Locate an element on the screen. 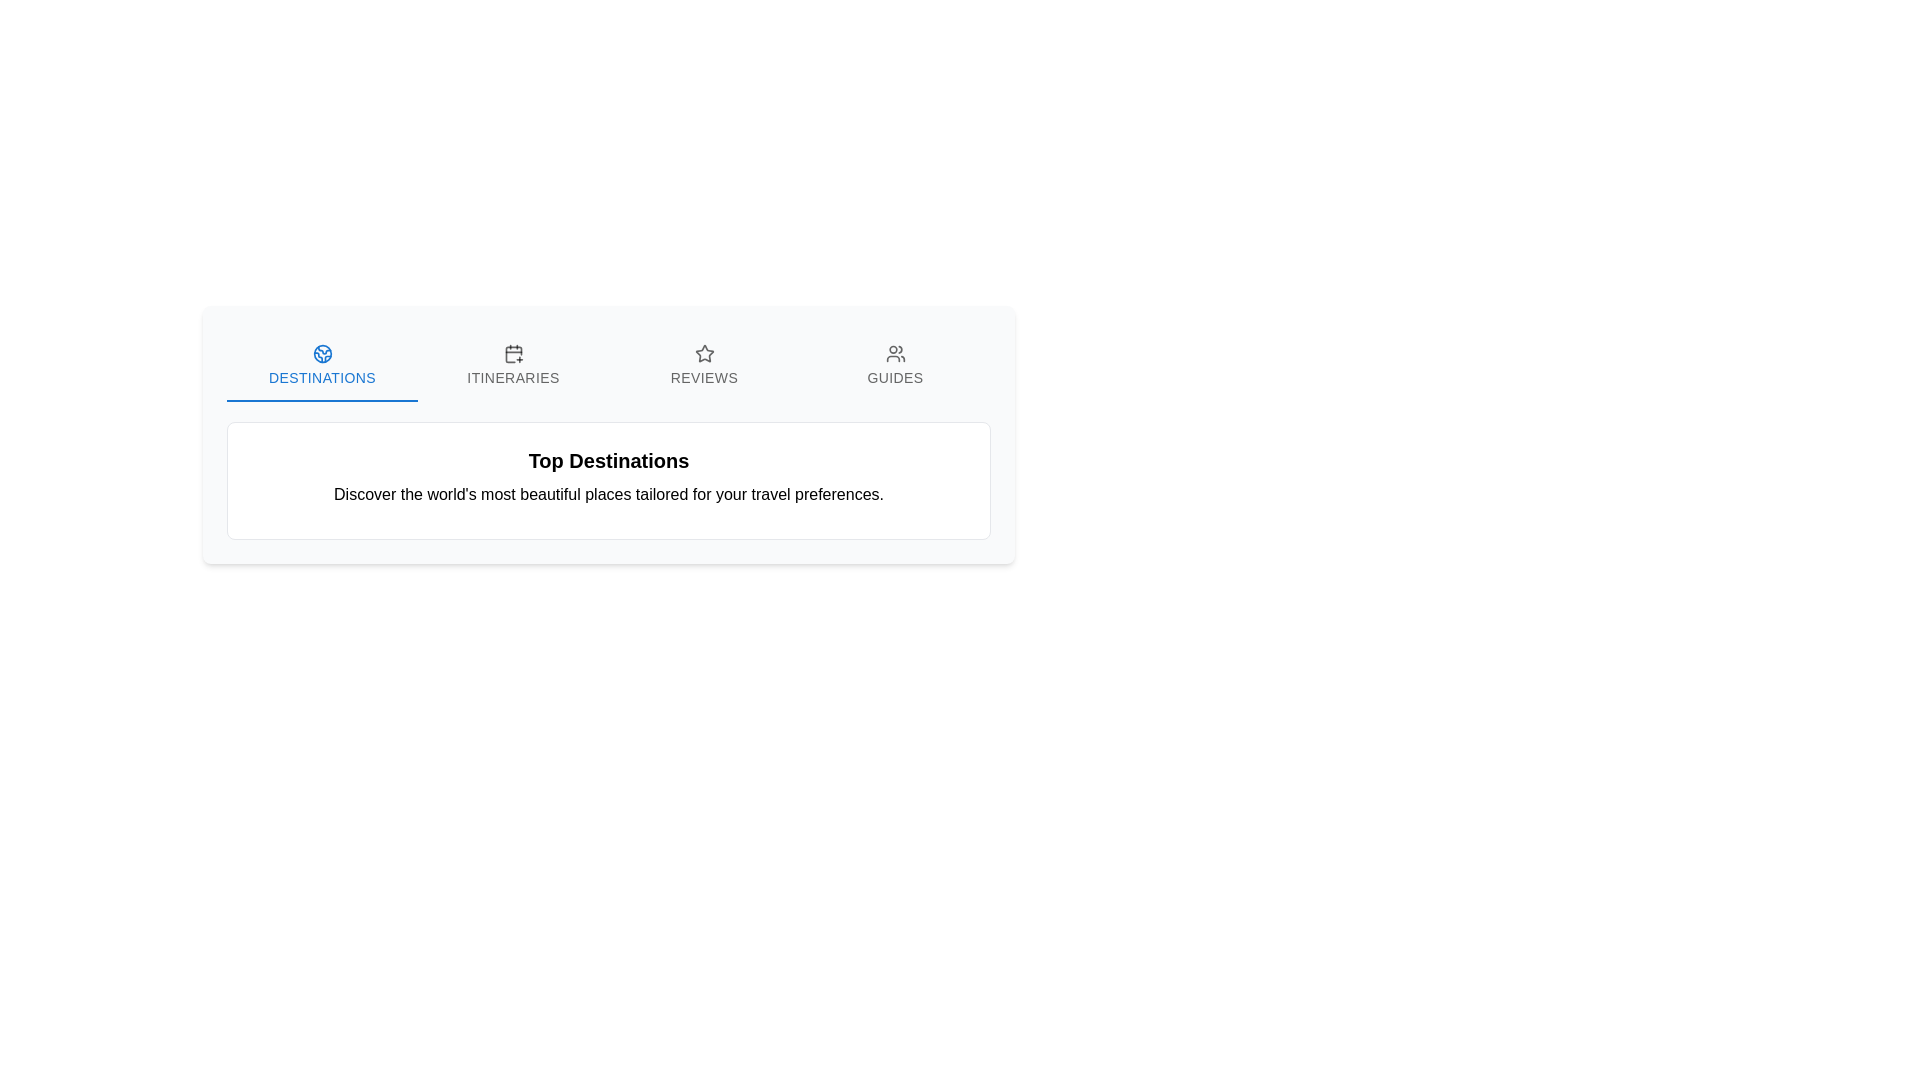 This screenshot has width=1920, height=1080. the 'Guides' icon located at the far right of the navigation tabs at the top of the card, which serves as a visual representation for the 'Guides' section is located at coordinates (894, 353).